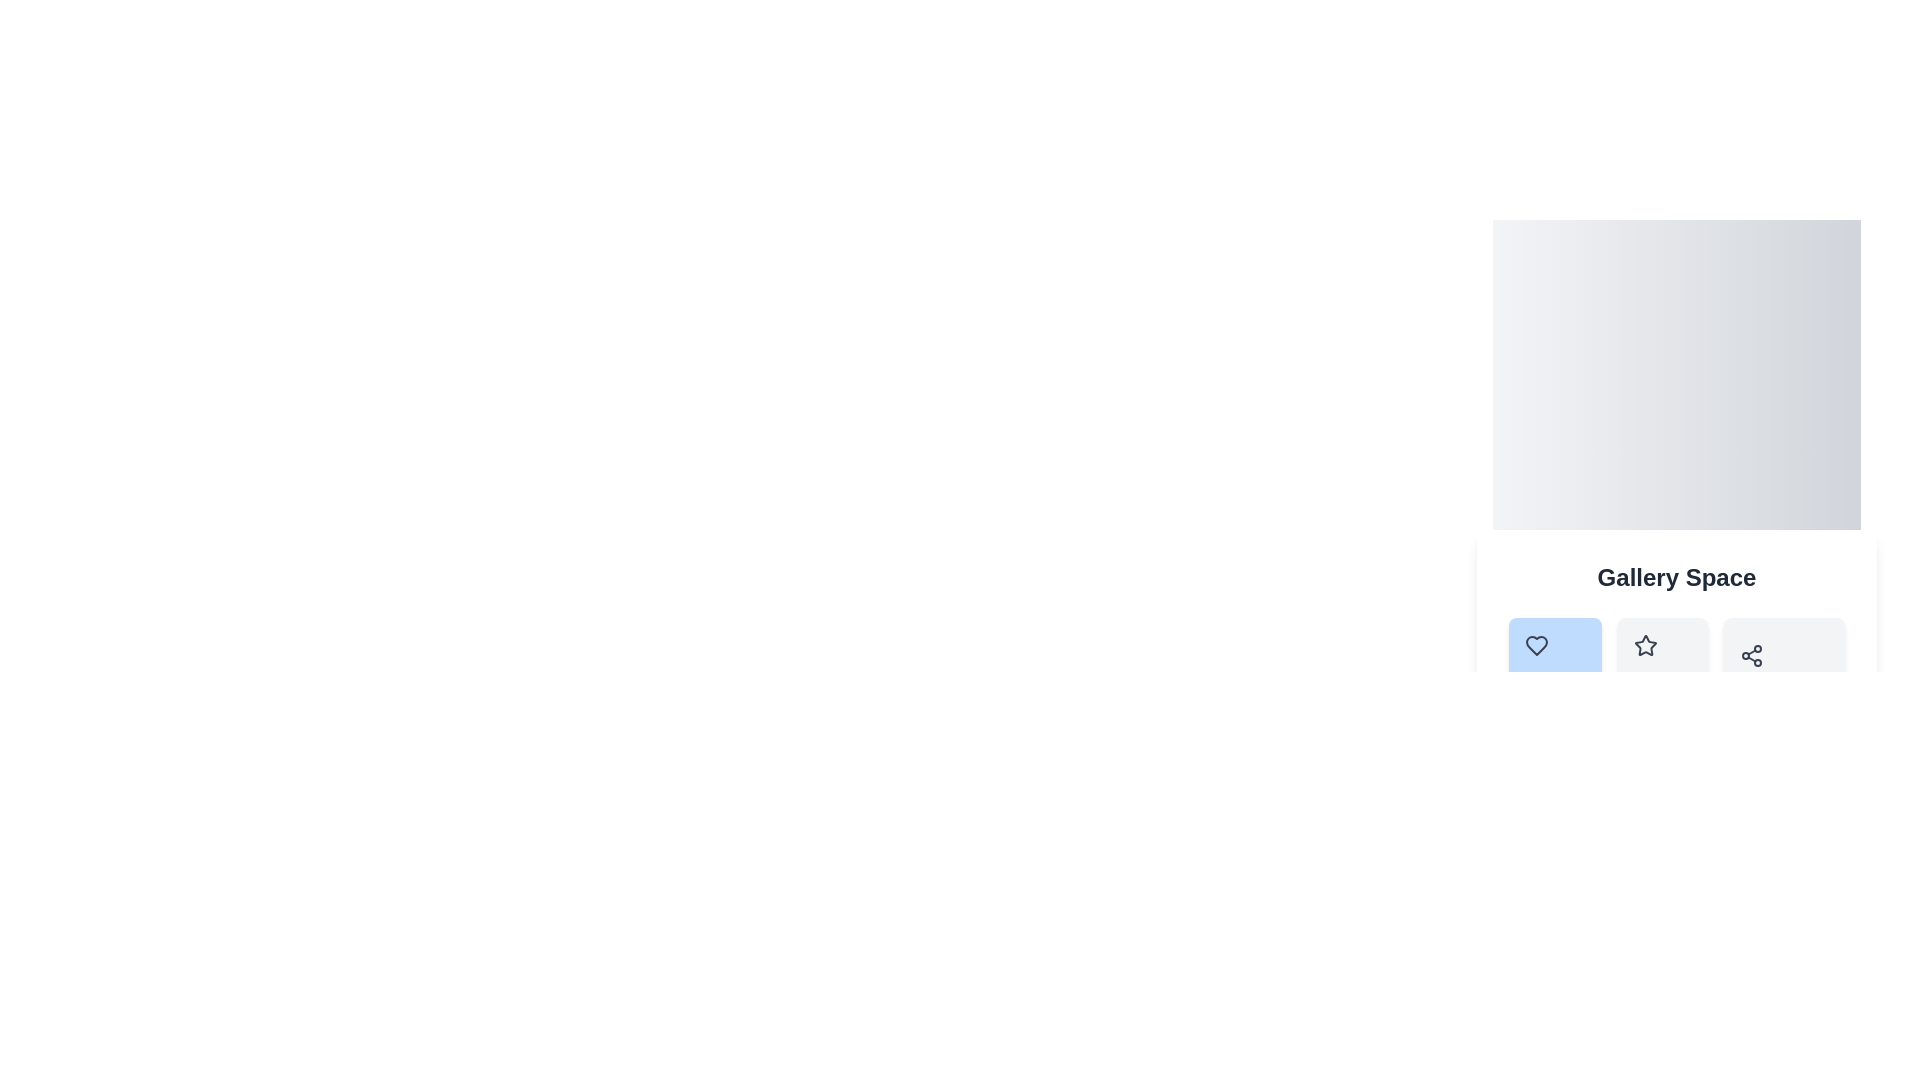 This screenshot has width=1920, height=1080. I want to click on the star-shaped icon with a hollow center, styled with a thin black outline, located in the horizontal row of icons below the 'Gallery Space' title, so click(1646, 645).